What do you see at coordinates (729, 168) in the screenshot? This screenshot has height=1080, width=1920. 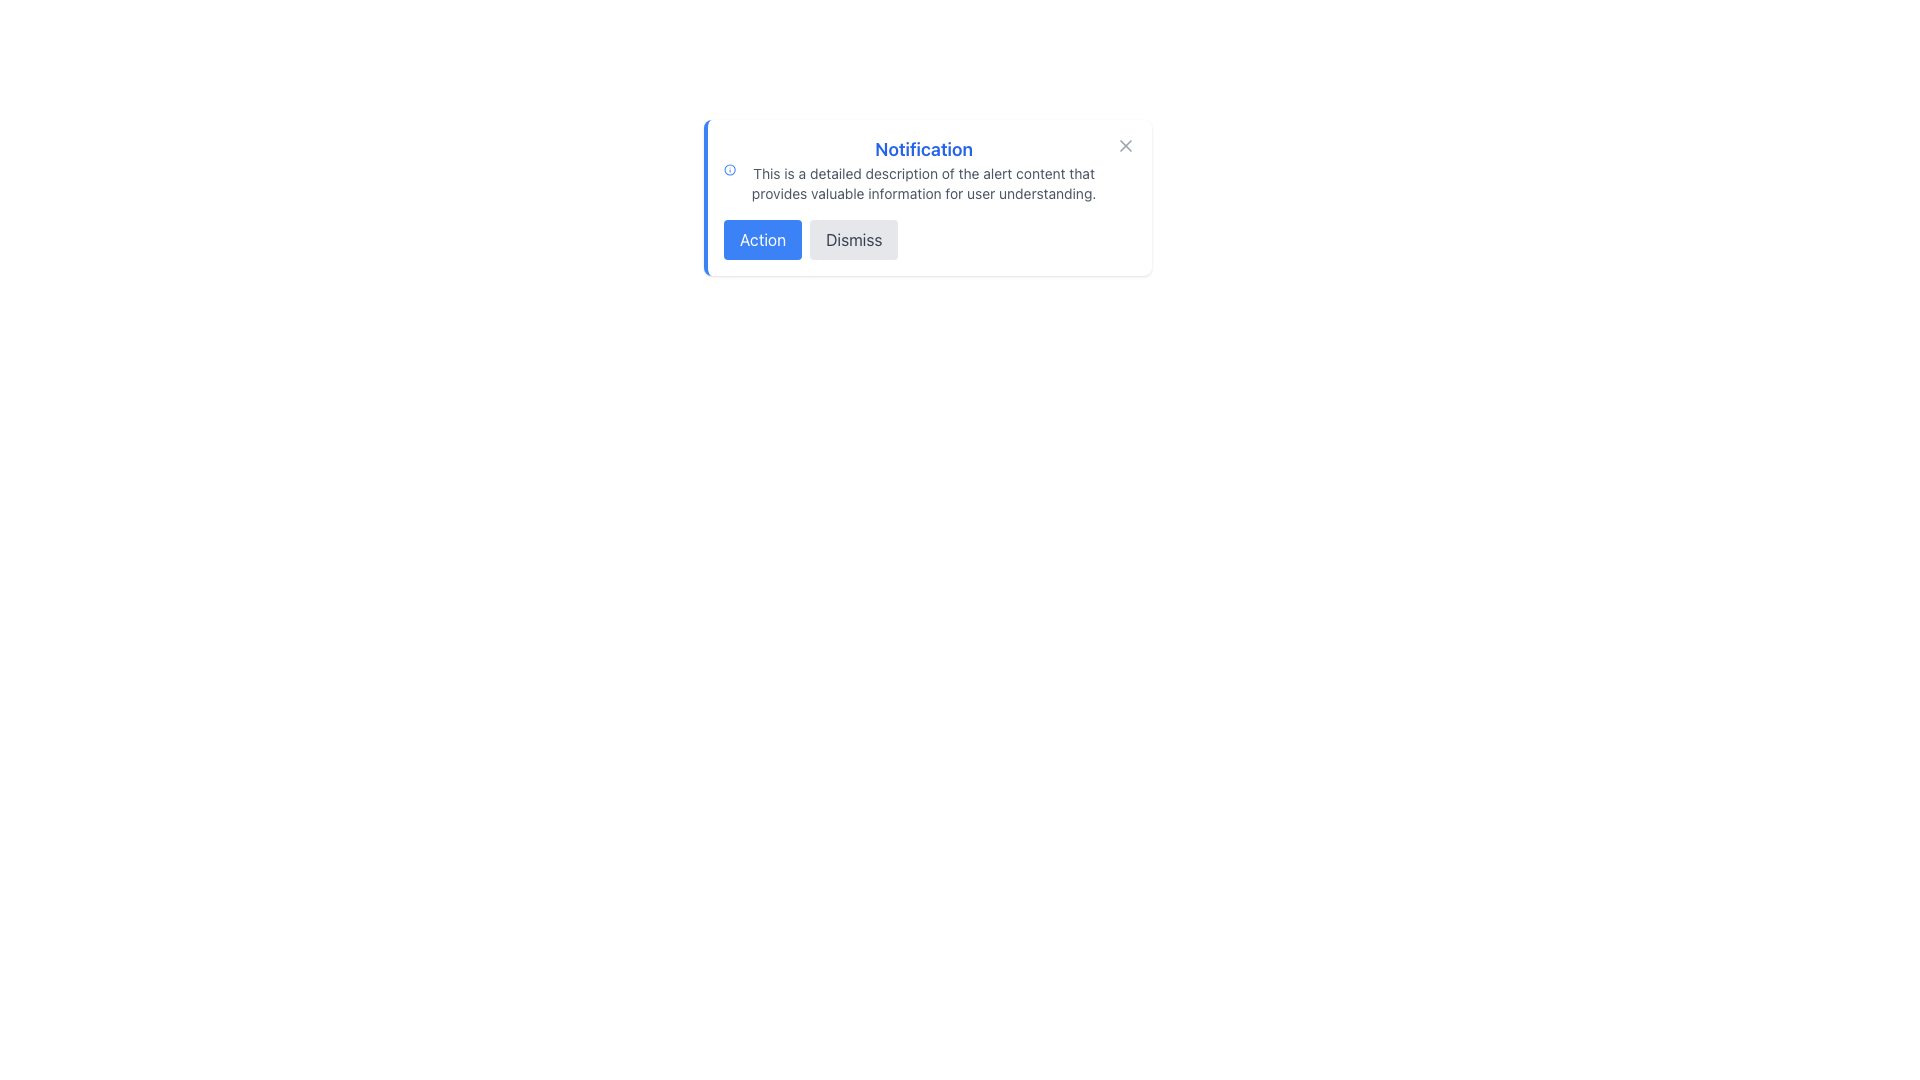 I see `the circular icon element with a 10-pixel radius, styled in blue, located within the notification box to the left of the header text 'Notification'` at bounding box center [729, 168].